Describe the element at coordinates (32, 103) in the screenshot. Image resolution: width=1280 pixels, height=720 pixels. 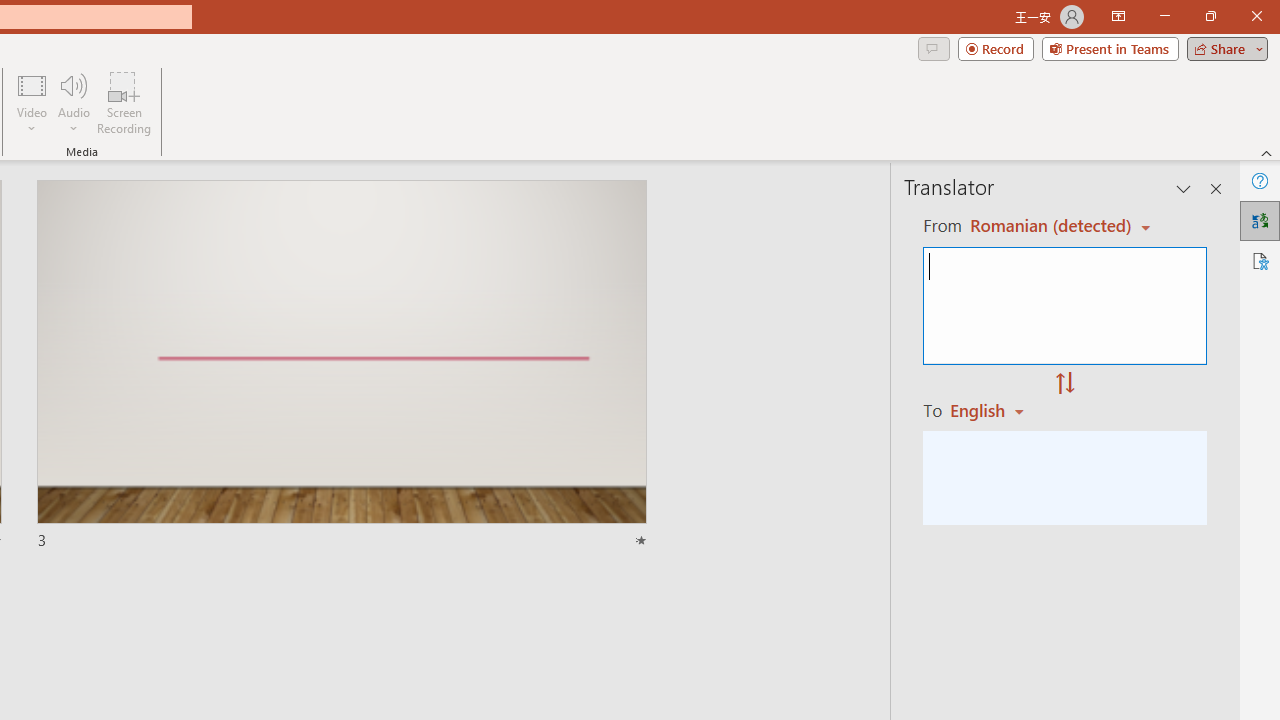
I see `'Video'` at that location.